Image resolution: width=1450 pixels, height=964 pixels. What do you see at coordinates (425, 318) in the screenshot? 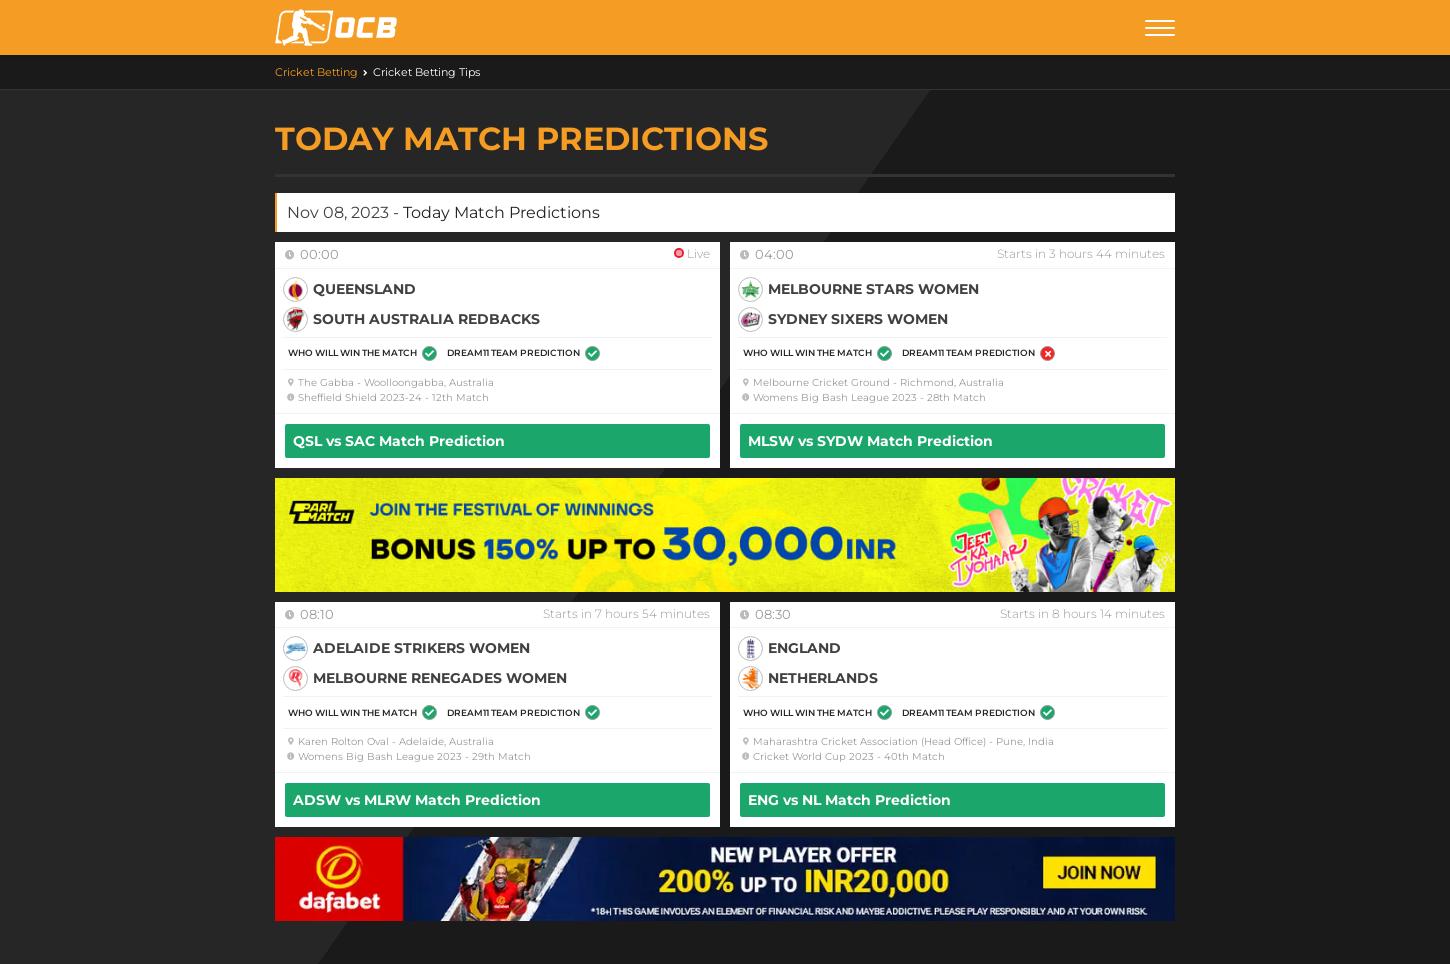
I see `'South Australia Redbacks'` at bounding box center [425, 318].